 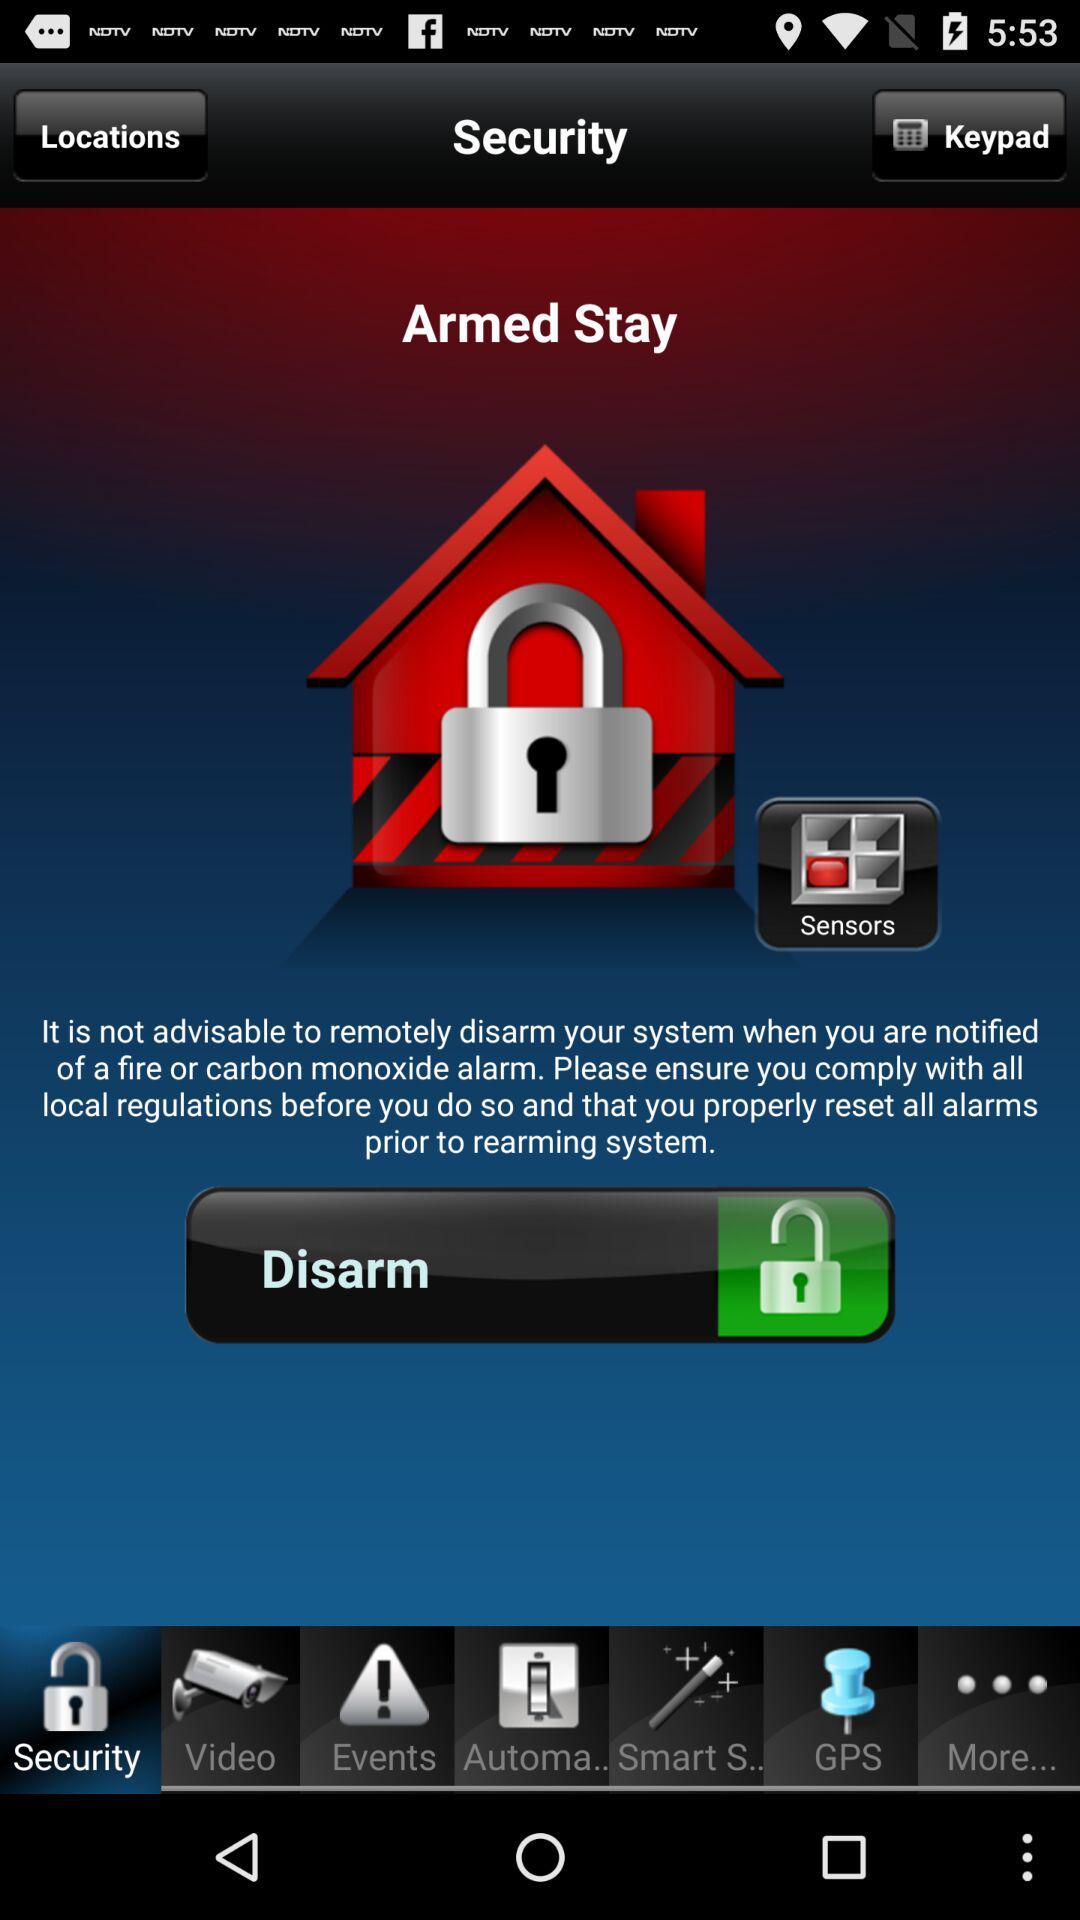 What do you see at coordinates (111, 134) in the screenshot?
I see `the button locations at the top of the page` at bounding box center [111, 134].